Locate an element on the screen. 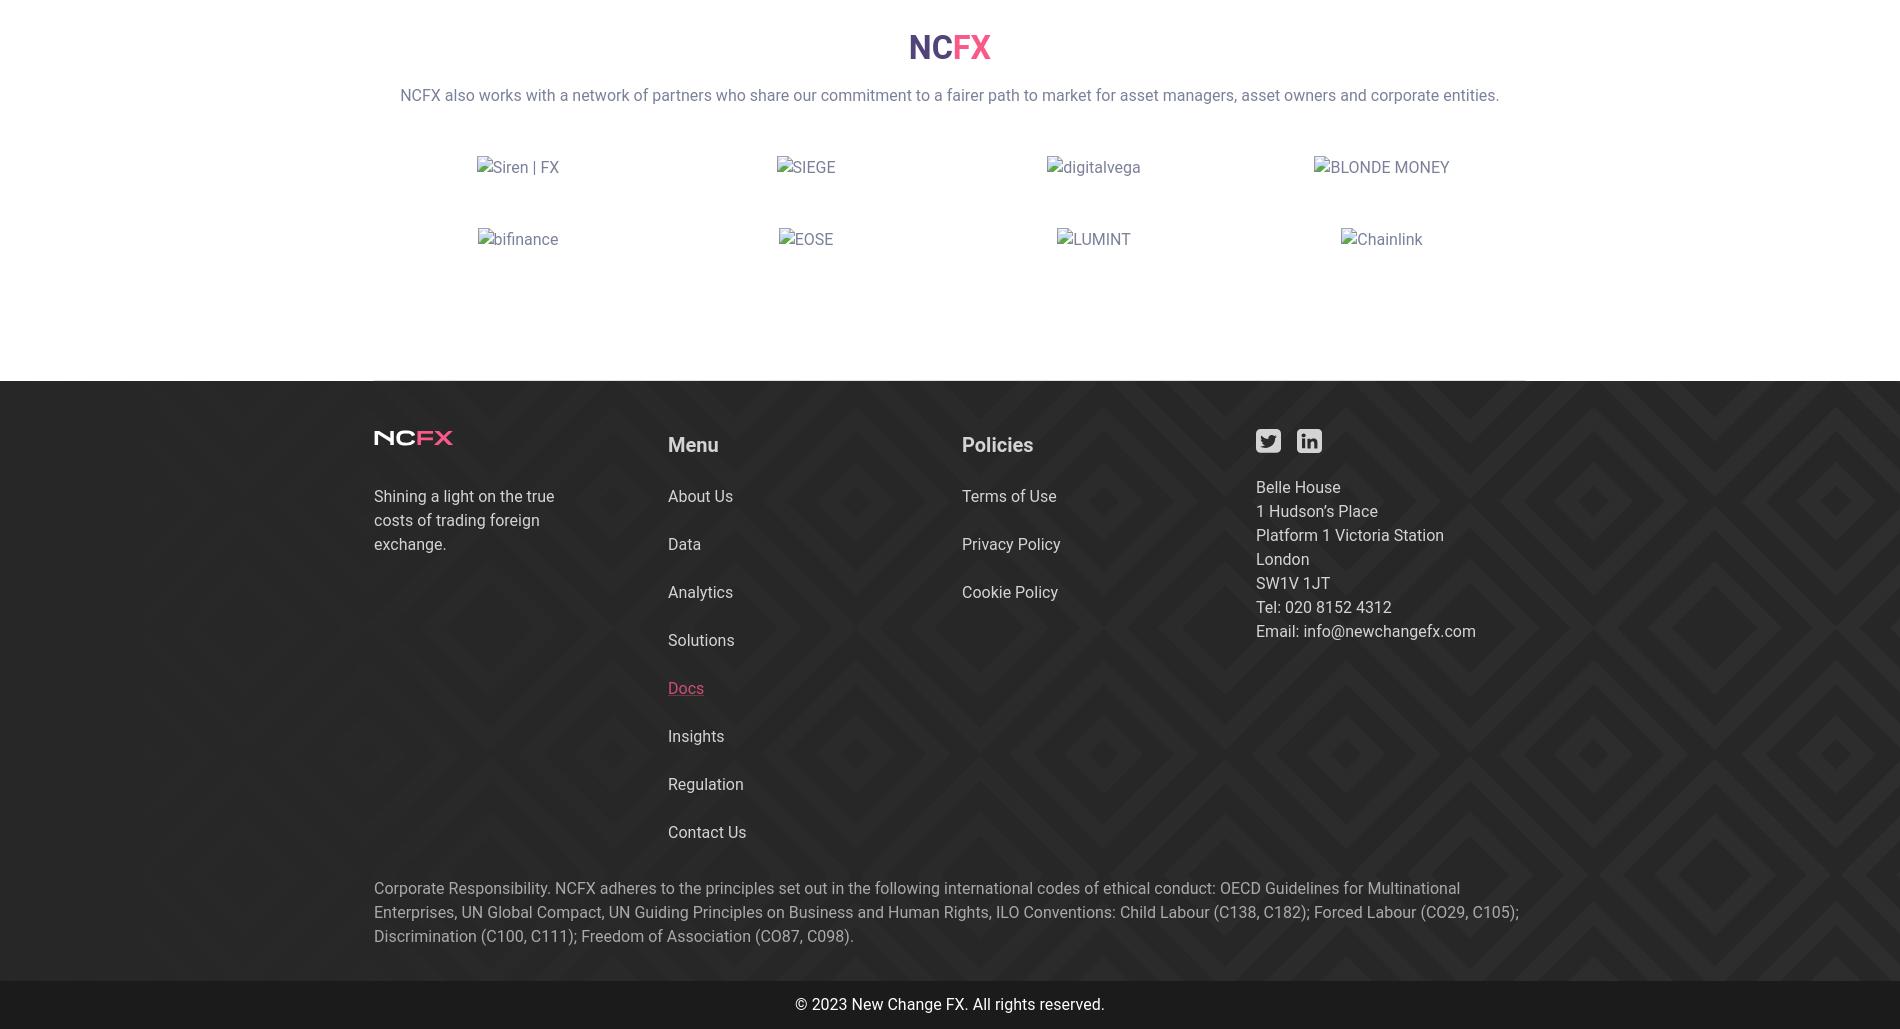 The image size is (1900, 1029). 'Tel:' is located at coordinates (1269, 606).